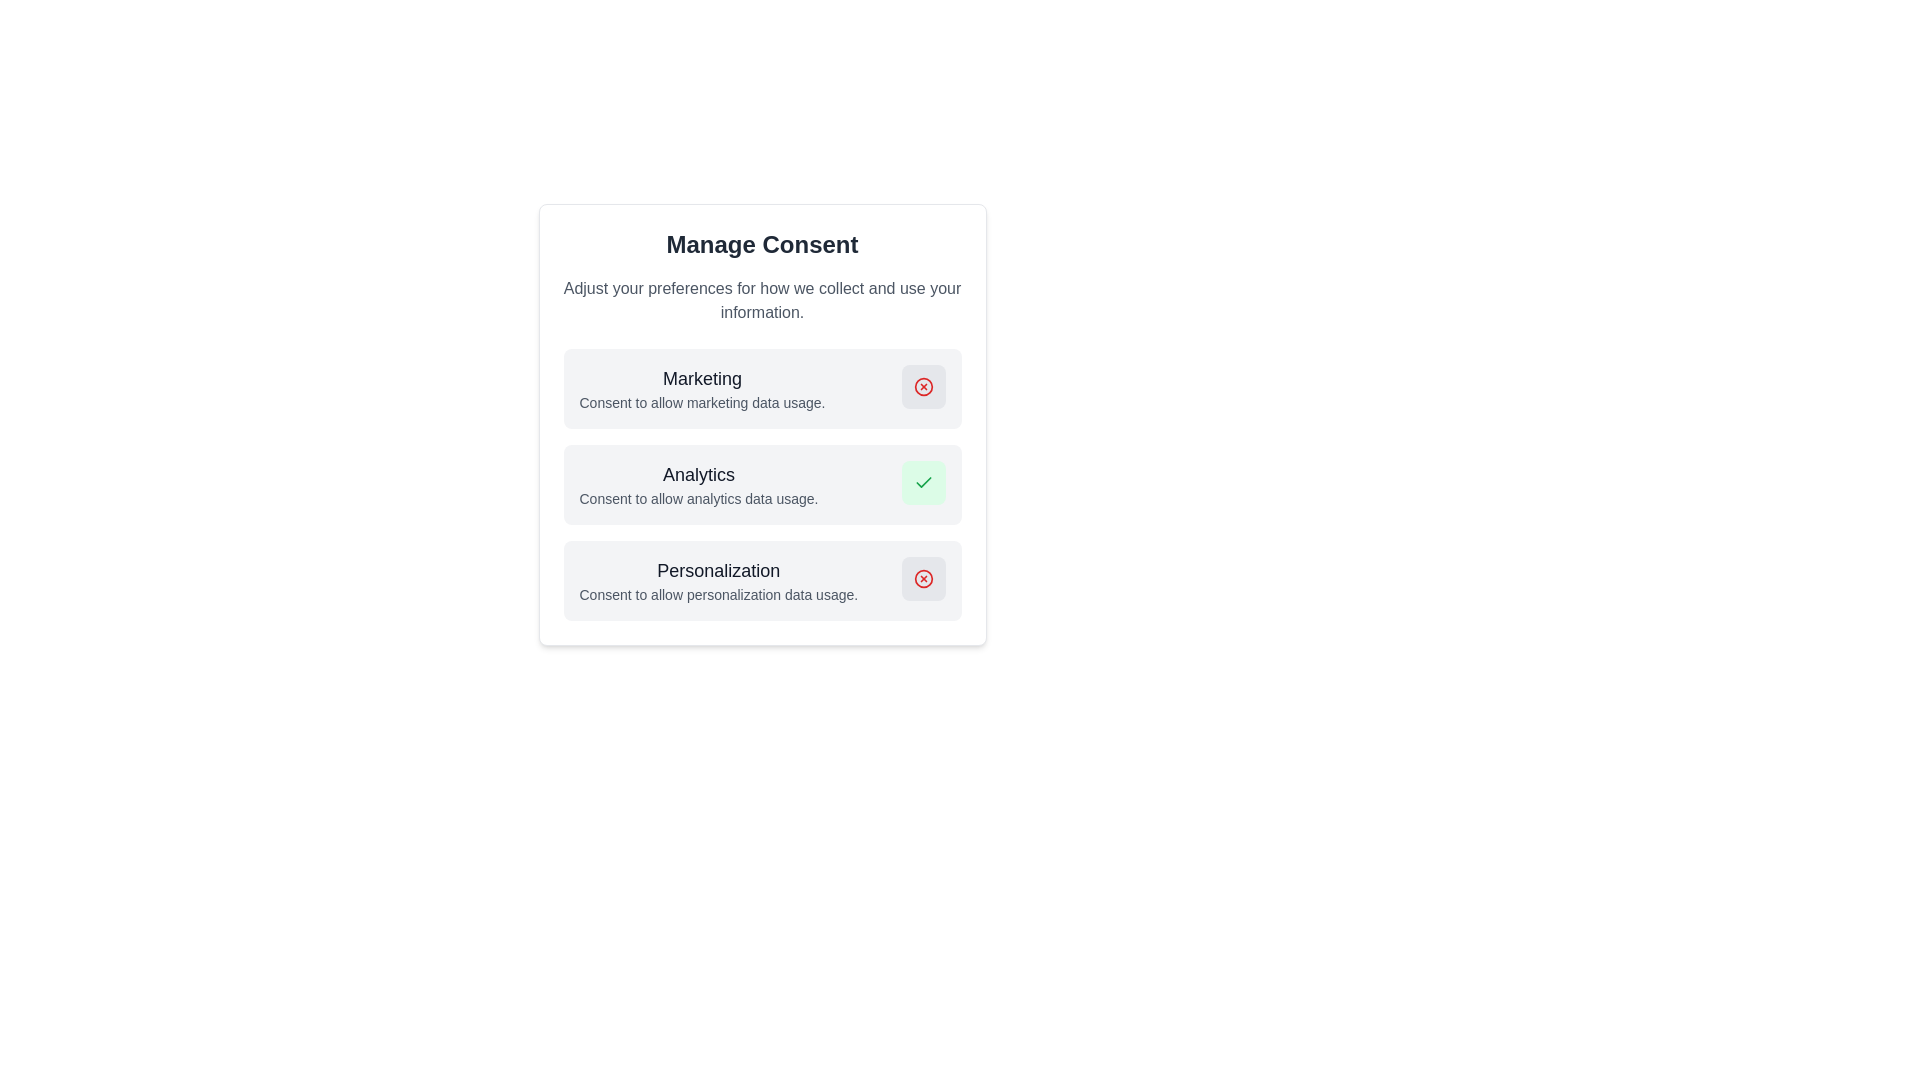 Image resolution: width=1920 pixels, height=1080 pixels. What do you see at coordinates (922, 386) in the screenshot?
I see `the red 'X' button within the circular border in the top-right corner of the 'Marketing' section in the 'Manage Consent' dialog` at bounding box center [922, 386].